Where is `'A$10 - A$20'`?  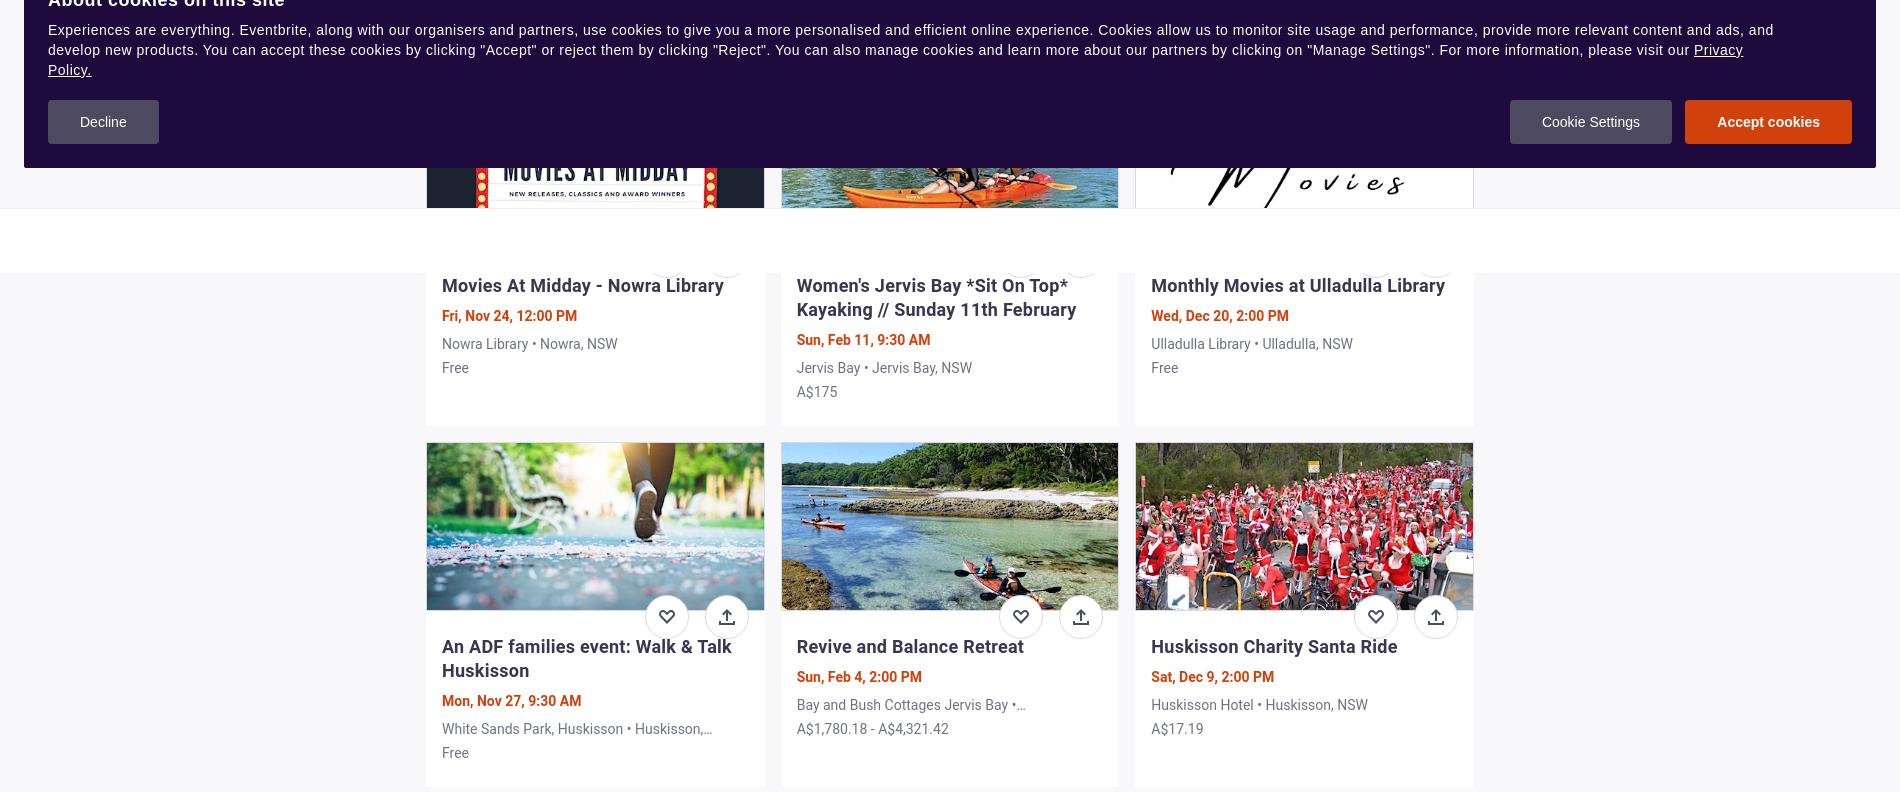 'A$10 - A$20' is located at coordinates (440, 29).